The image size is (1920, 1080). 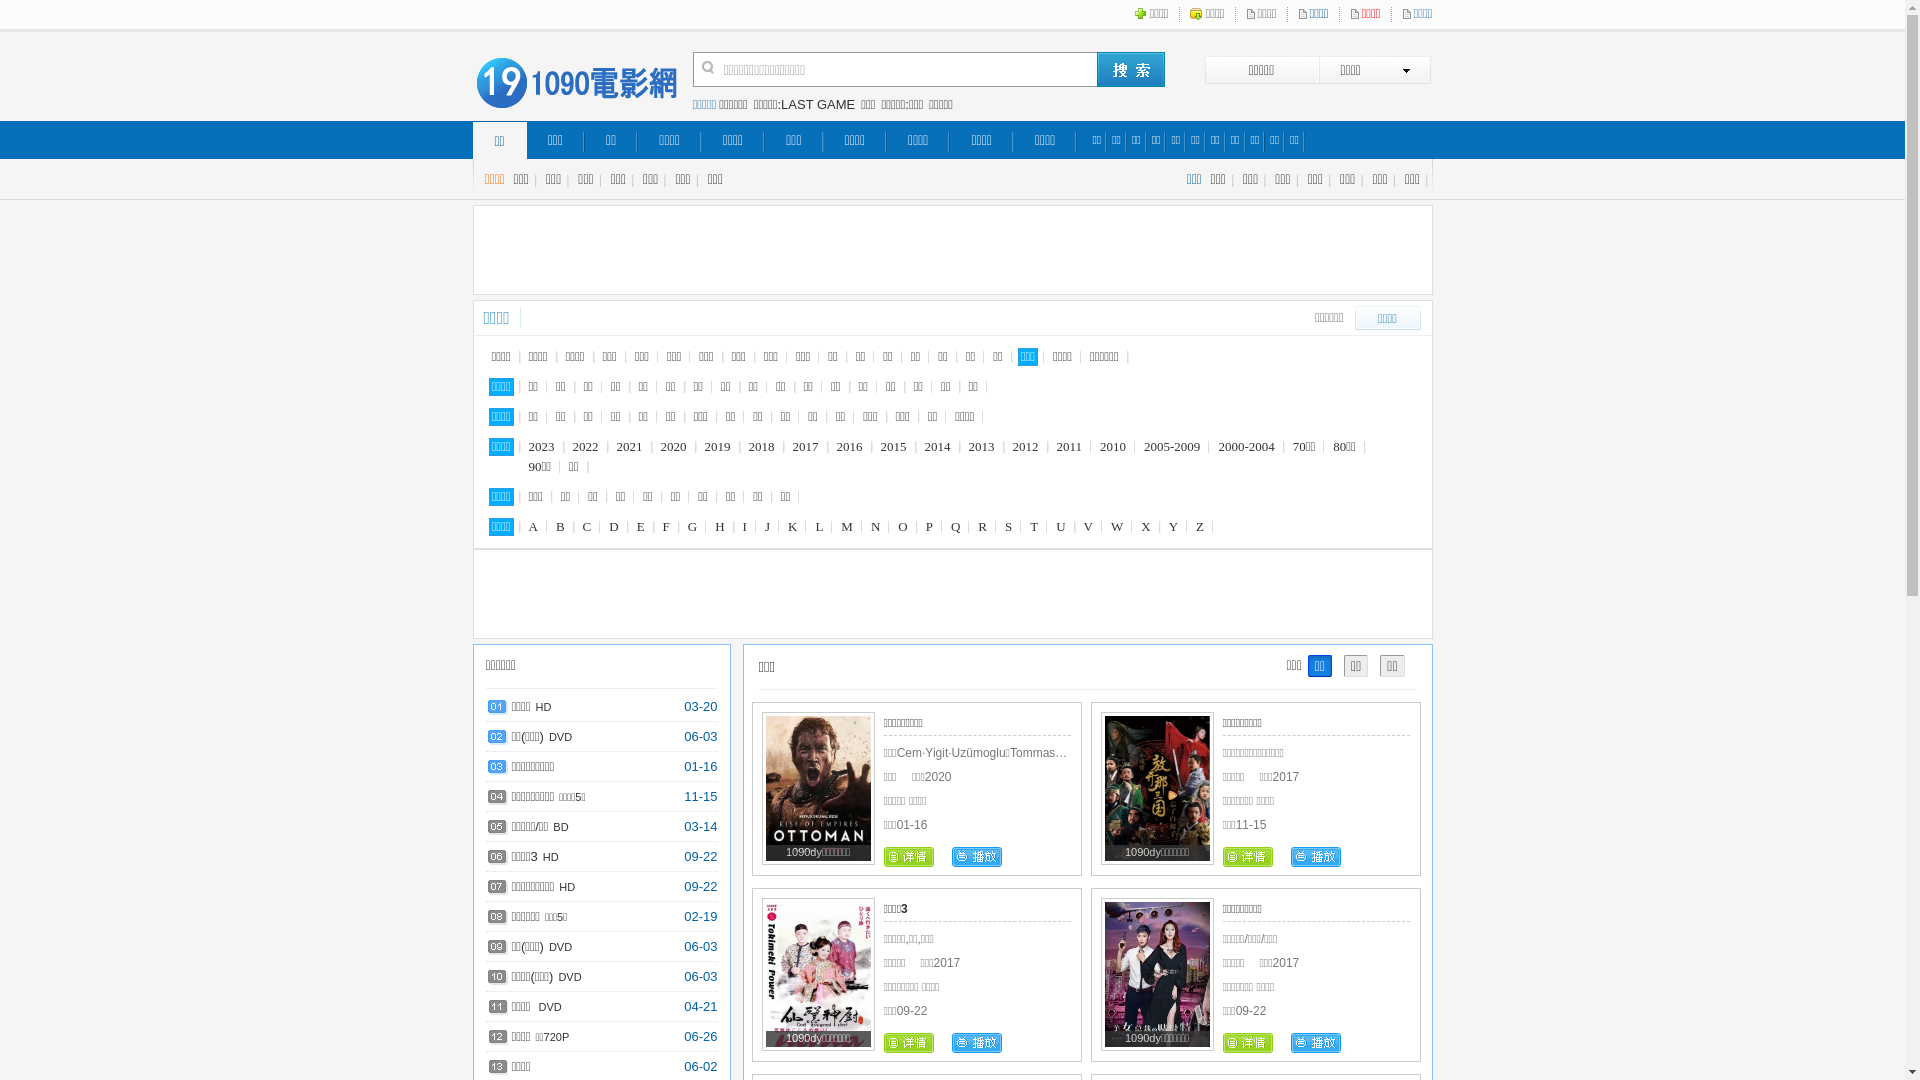 What do you see at coordinates (1112, 446) in the screenshot?
I see `'2010'` at bounding box center [1112, 446].